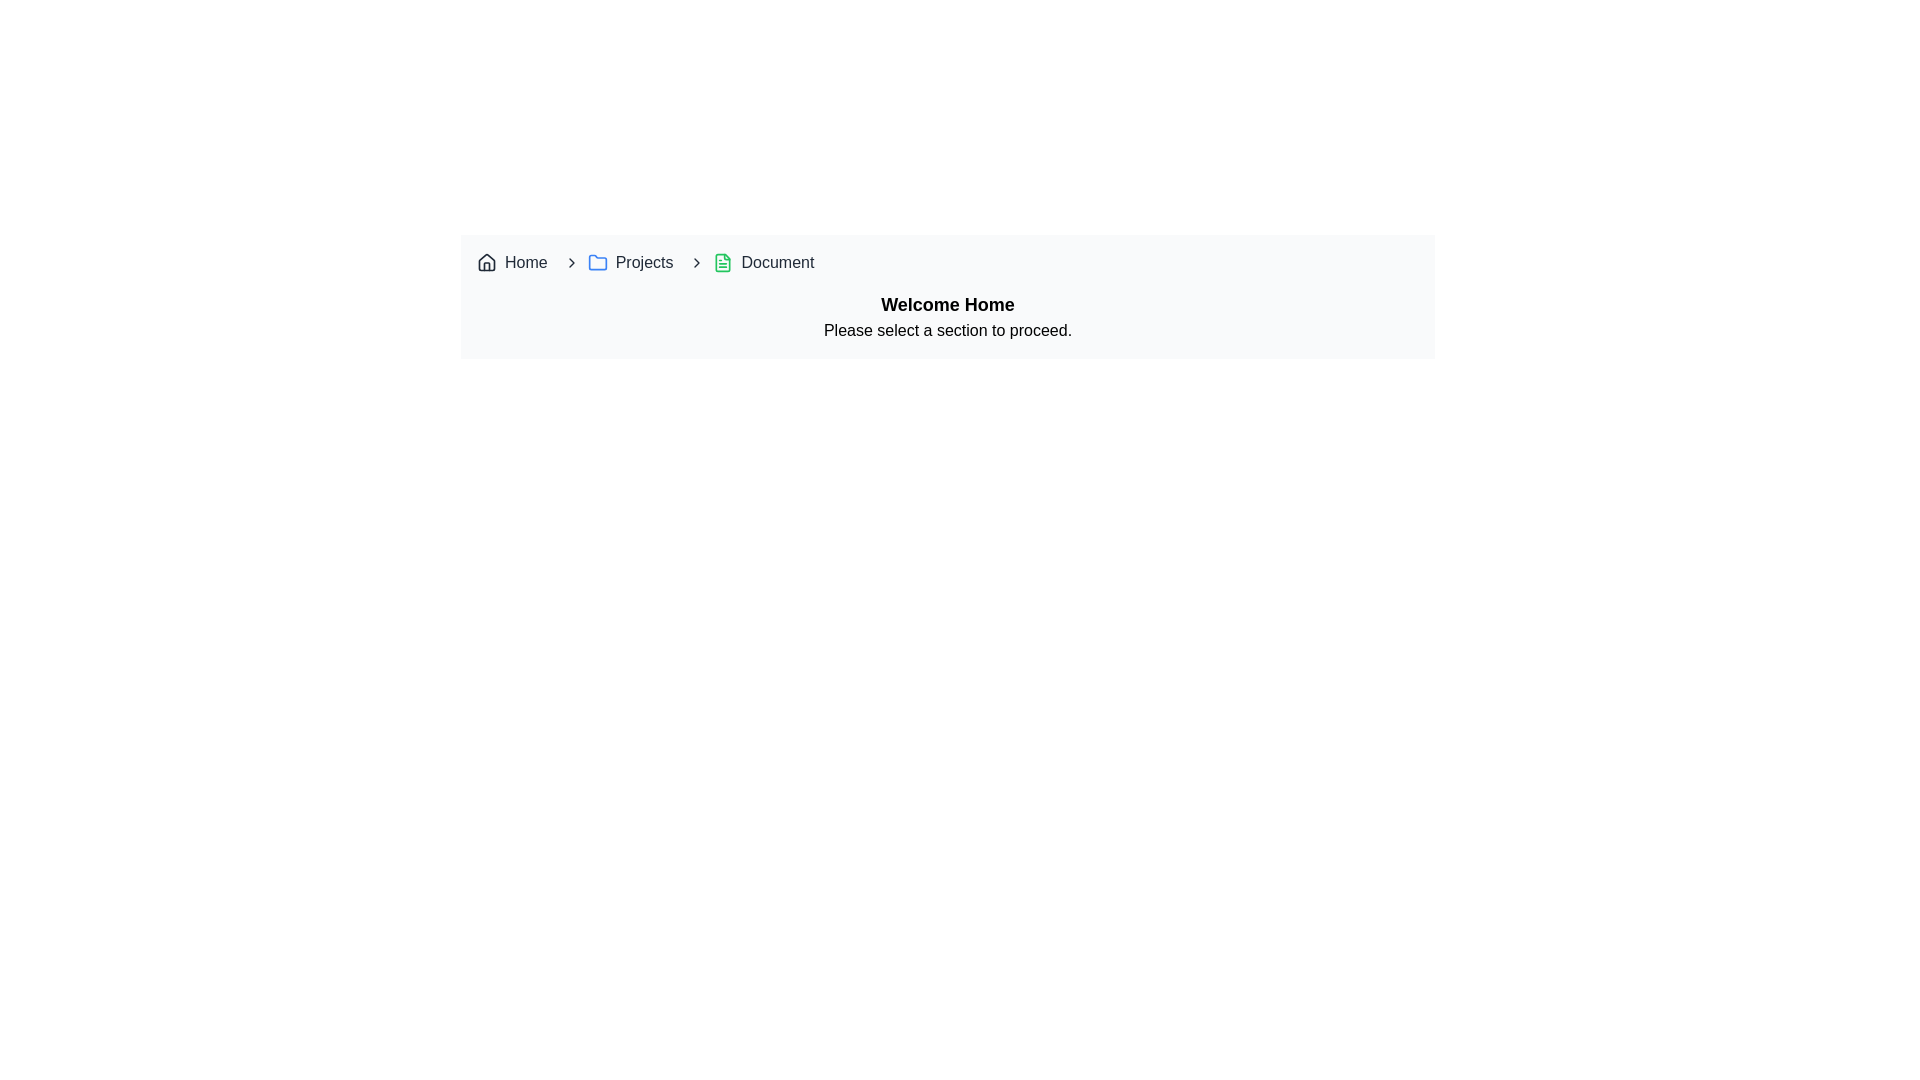 Image resolution: width=1920 pixels, height=1080 pixels. What do you see at coordinates (722, 261) in the screenshot?
I see `the 'Document' section icon located in the breadcrumb navigation bar, which is the sixth icon and positioned to the left of the 'Document' text` at bounding box center [722, 261].